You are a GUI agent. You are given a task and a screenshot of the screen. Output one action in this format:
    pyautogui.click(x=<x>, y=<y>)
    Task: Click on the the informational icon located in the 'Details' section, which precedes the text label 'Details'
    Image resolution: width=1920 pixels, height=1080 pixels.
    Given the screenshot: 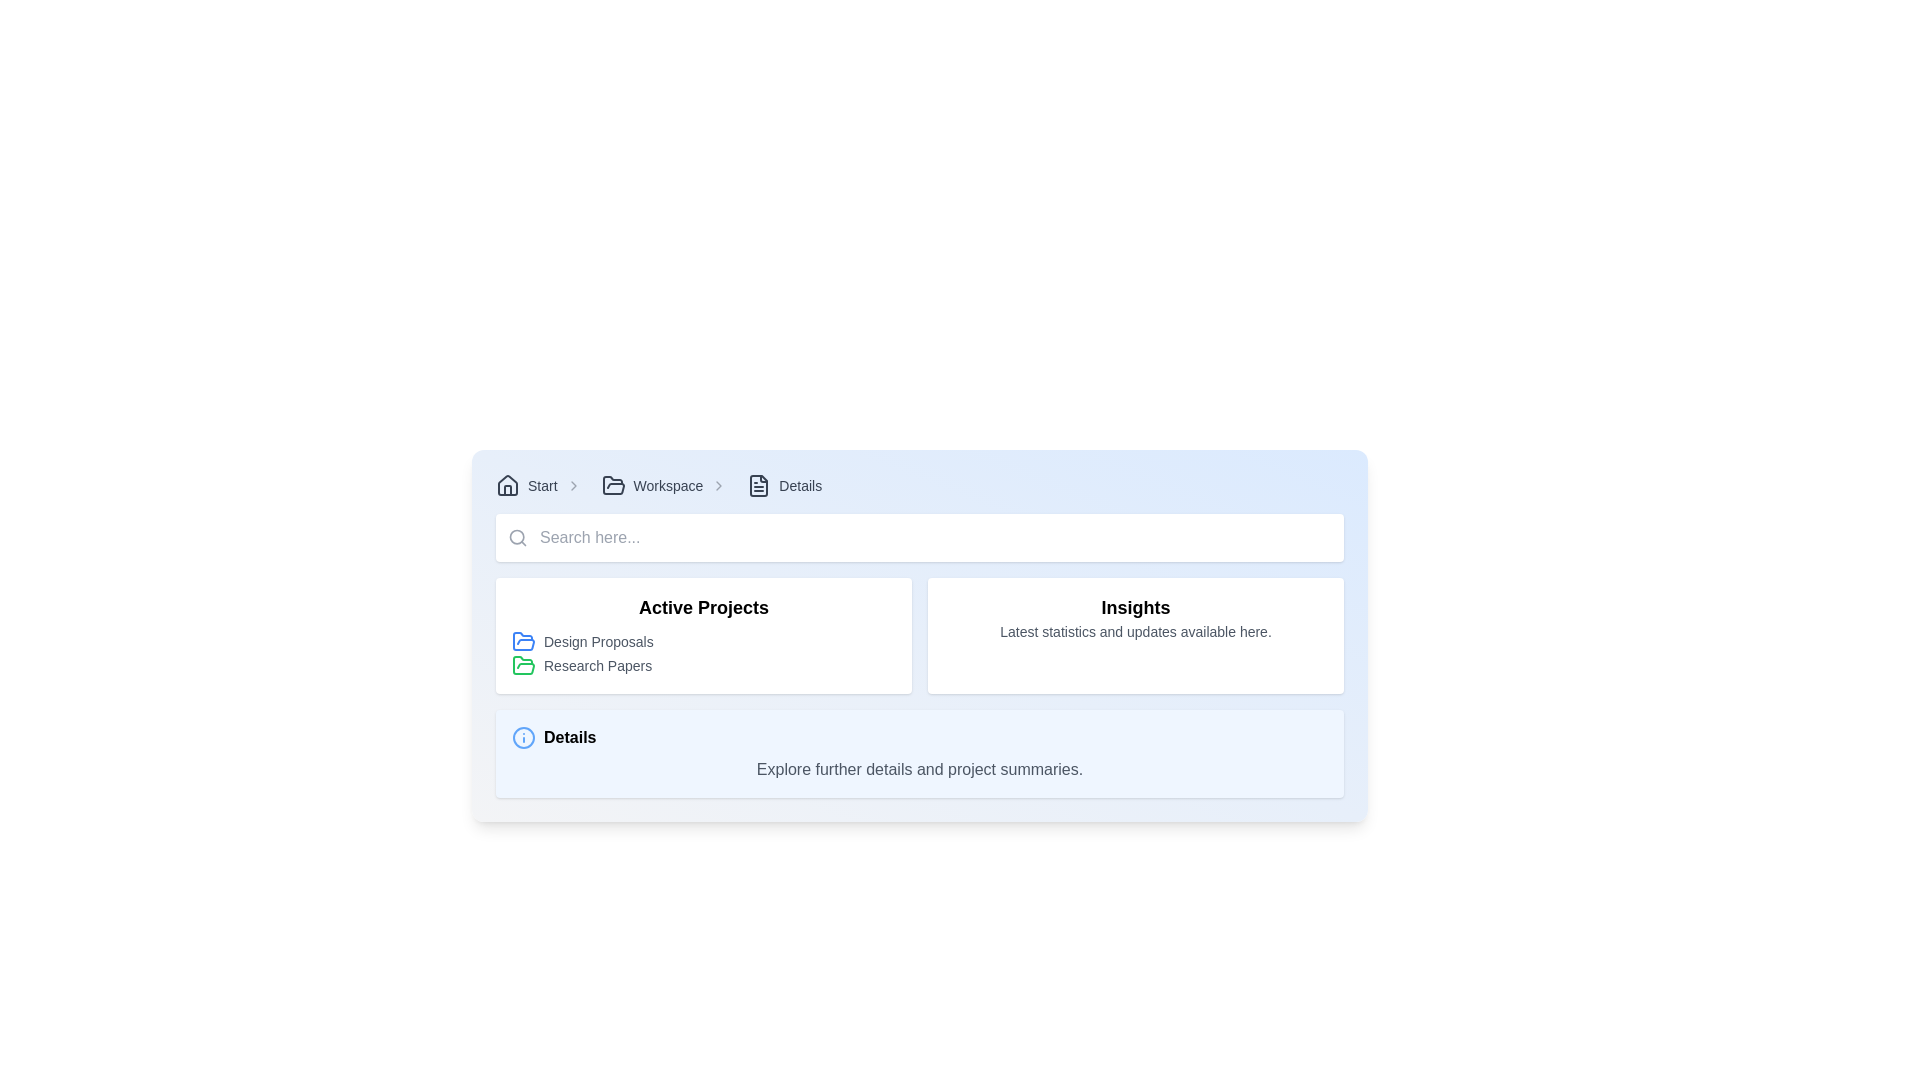 What is the action you would take?
    pyautogui.click(x=523, y=737)
    